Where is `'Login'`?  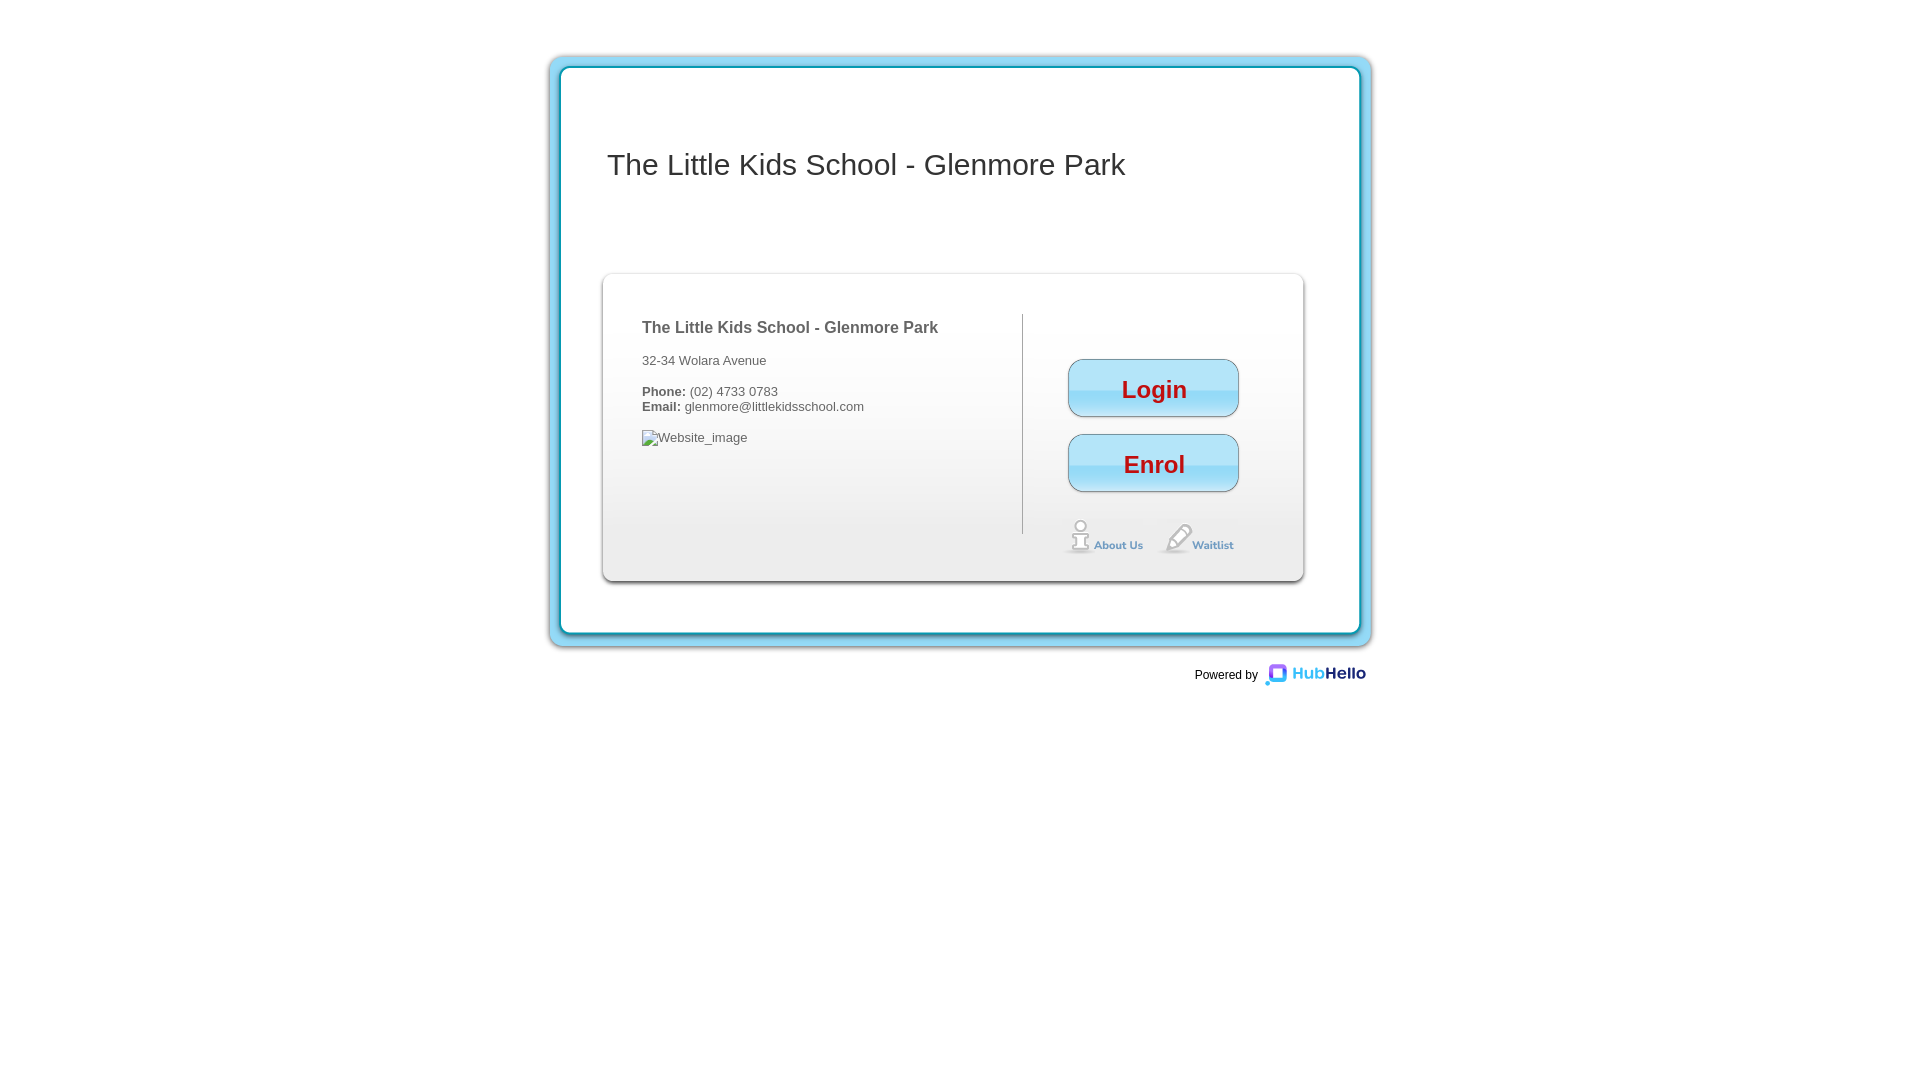
'Login' is located at coordinates (1427, 454).